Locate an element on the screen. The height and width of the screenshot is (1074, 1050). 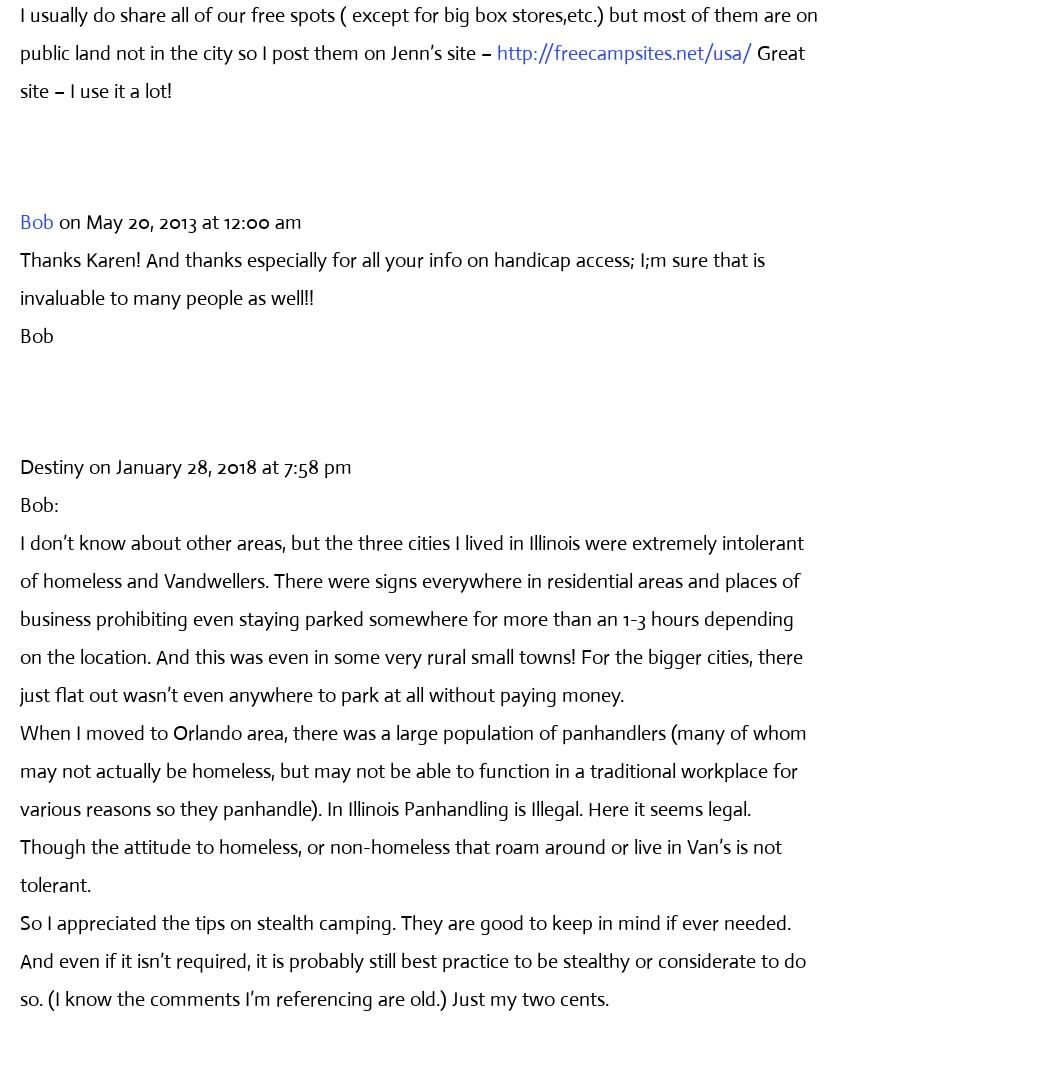
'on May 20, 2013 at 12:00 am' is located at coordinates (58, 220).